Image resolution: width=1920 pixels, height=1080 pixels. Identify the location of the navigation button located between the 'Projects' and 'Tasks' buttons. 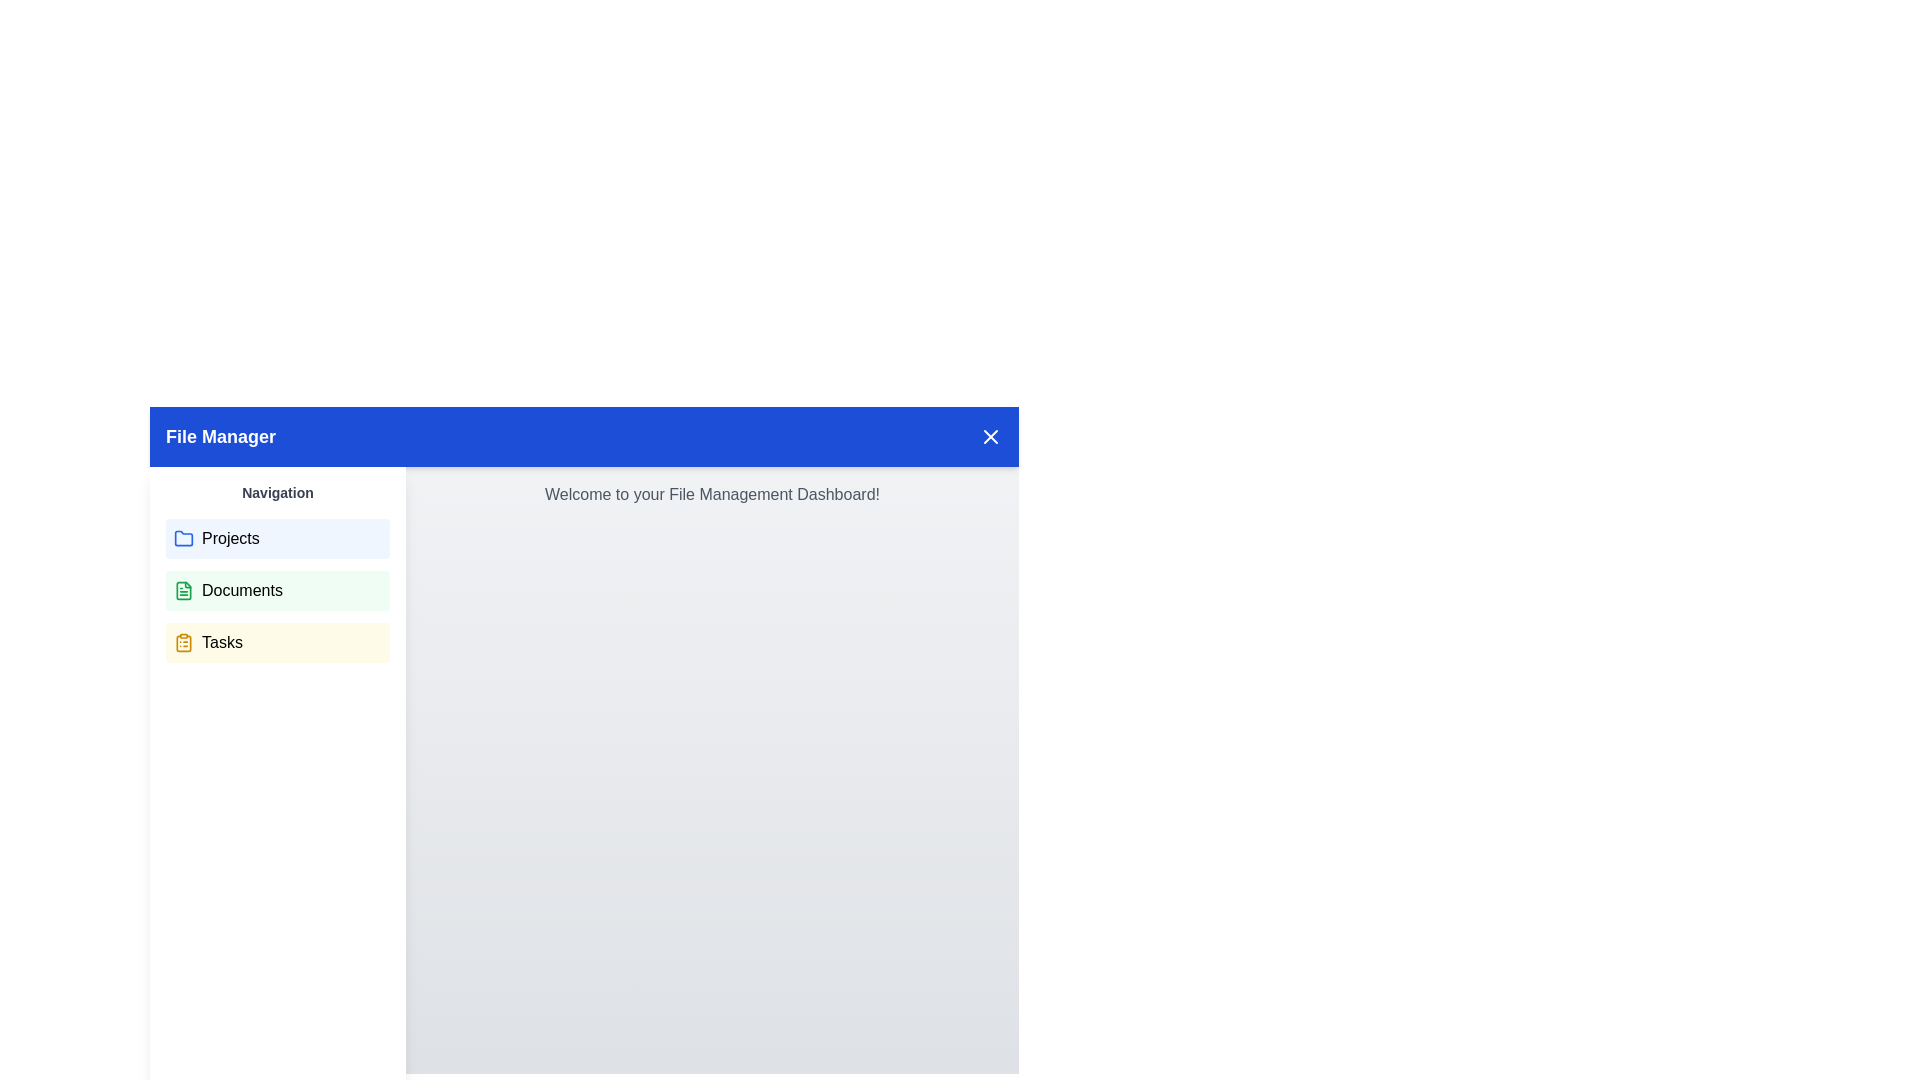
(277, 589).